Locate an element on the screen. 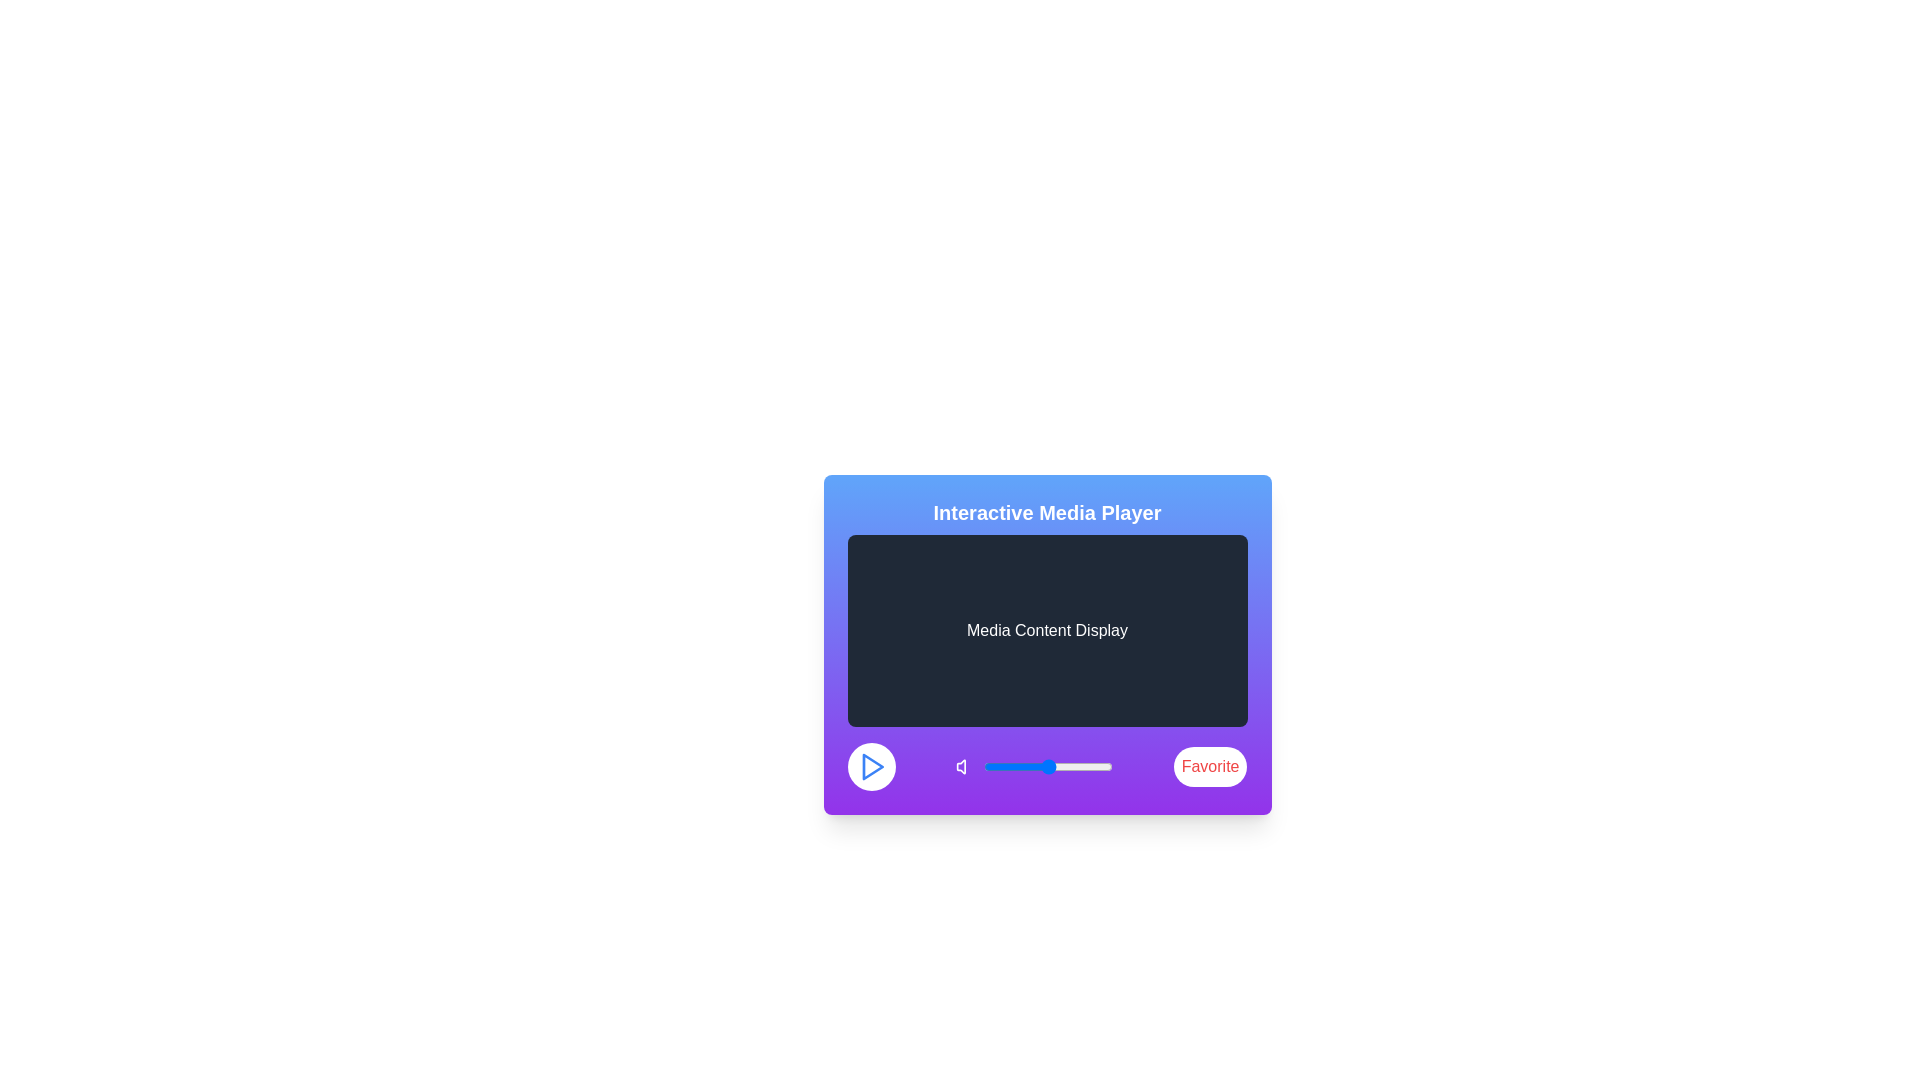 The height and width of the screenshot is (1080, 1920). the slider is located at coordinates (1035, 766).